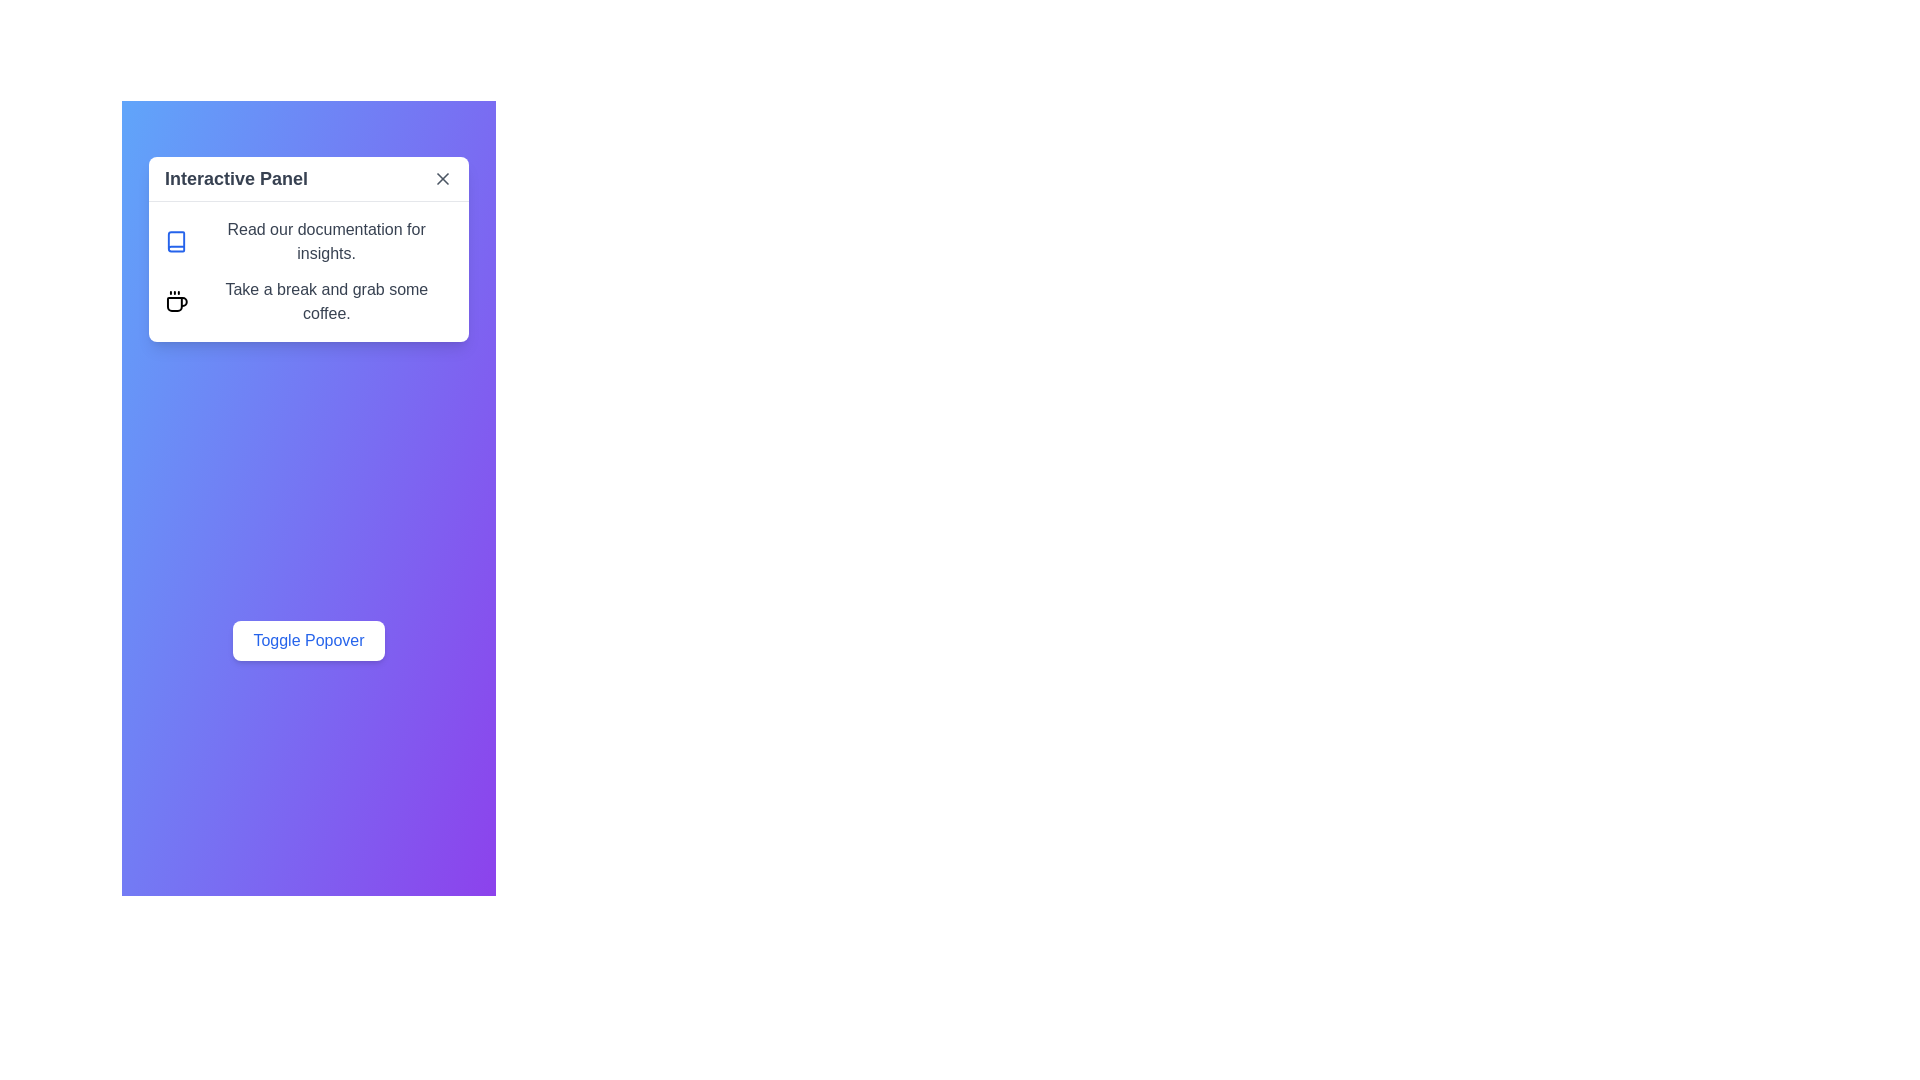 The height and width of the screenshot is (1080, 1920). Describe the element at coordinates (441, 177) in the screenshot. I see `the close icon located at the top-right corner of the 'Interactive Panel'` at that location.